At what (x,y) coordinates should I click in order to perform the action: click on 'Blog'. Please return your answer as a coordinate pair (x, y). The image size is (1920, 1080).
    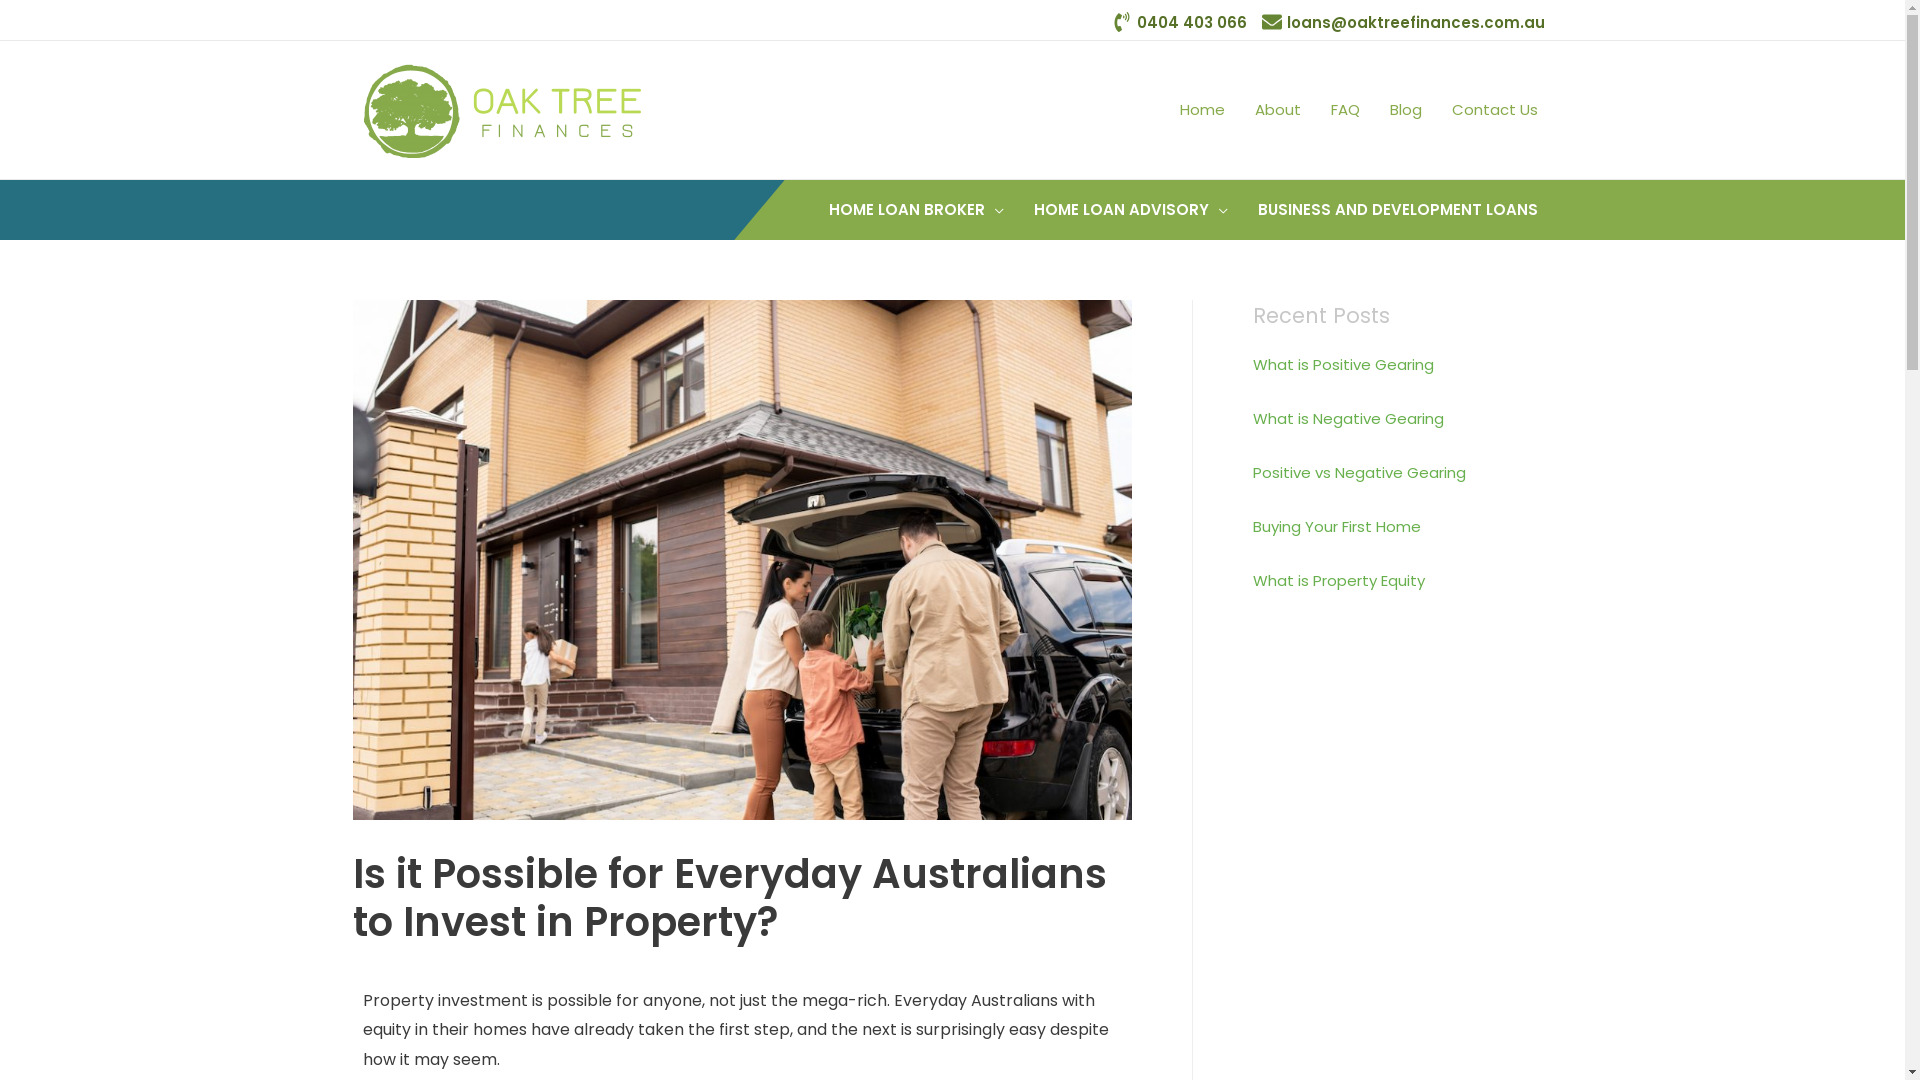
    Looking at the image, I should click on (1404, 110).